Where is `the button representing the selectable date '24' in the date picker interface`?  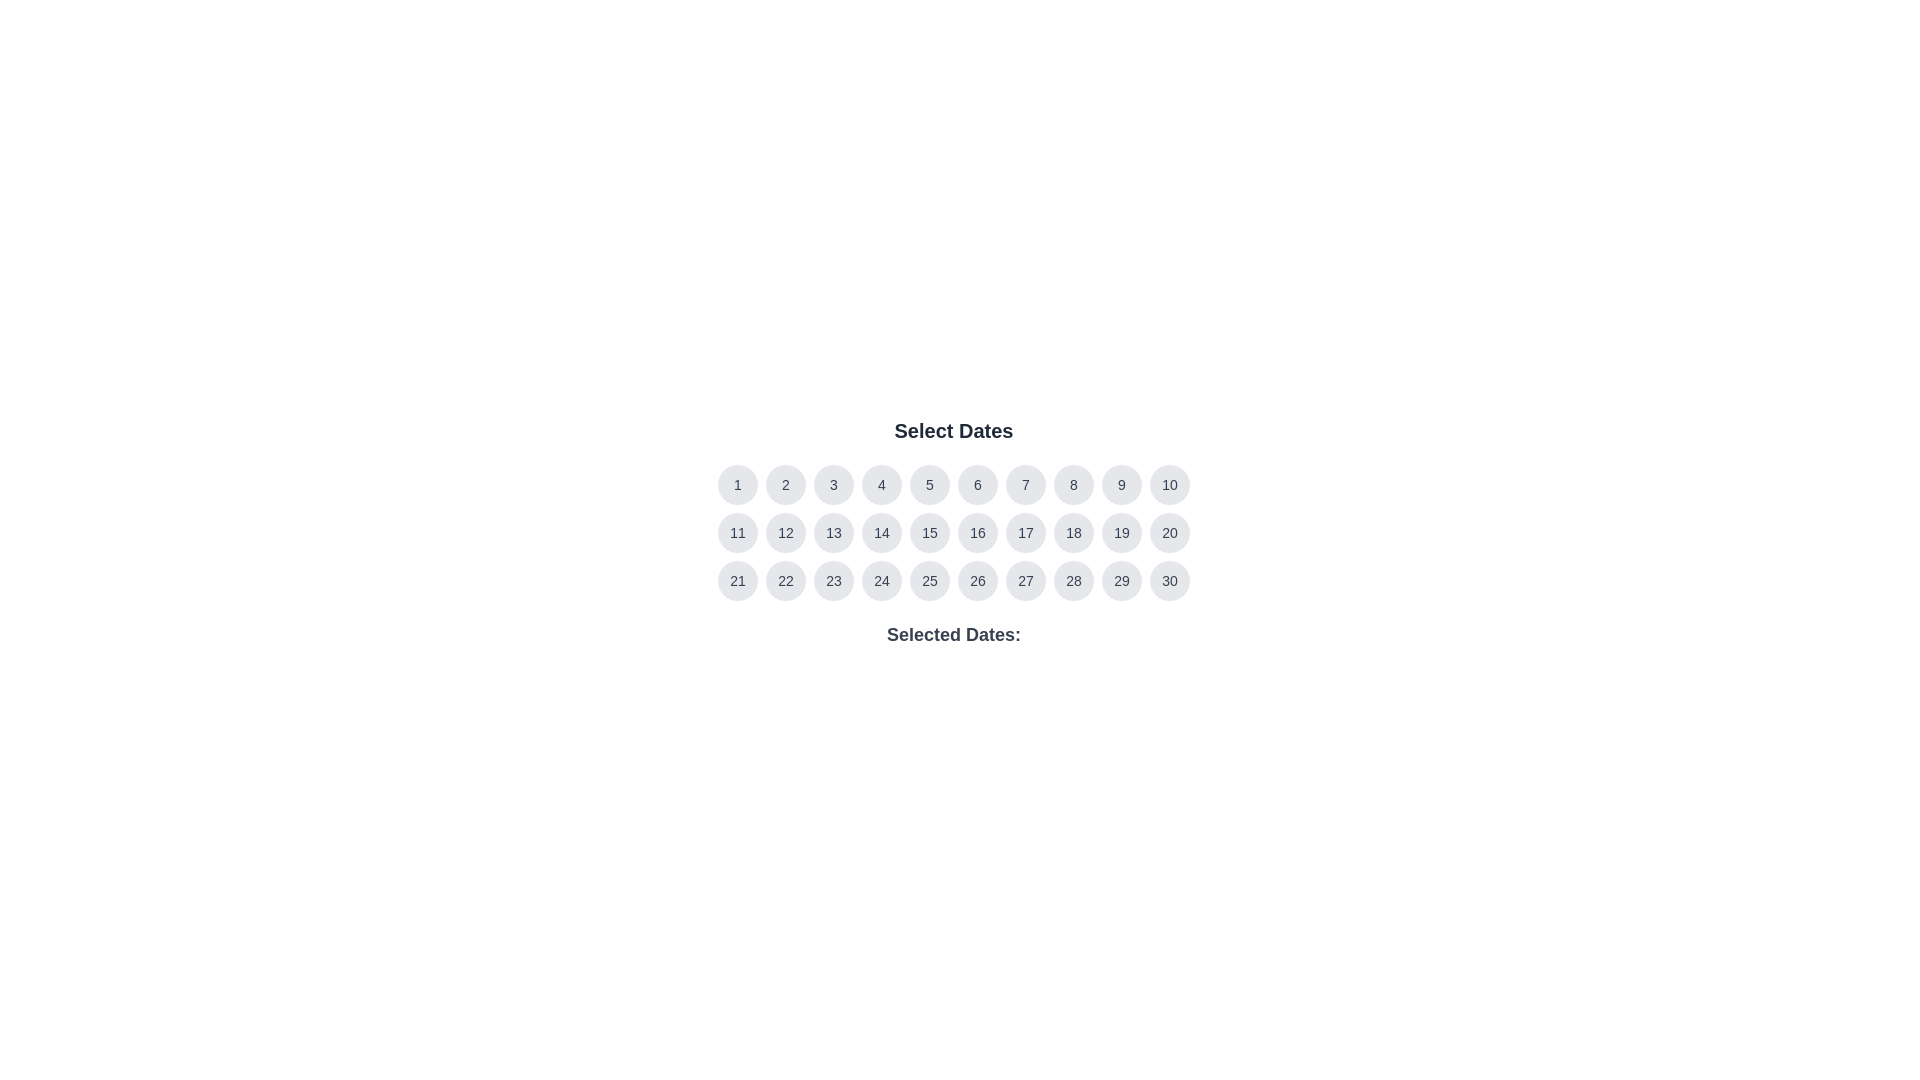 the button representing the selectable date '24' in the date picker interface is located at coordinates (881, 581).